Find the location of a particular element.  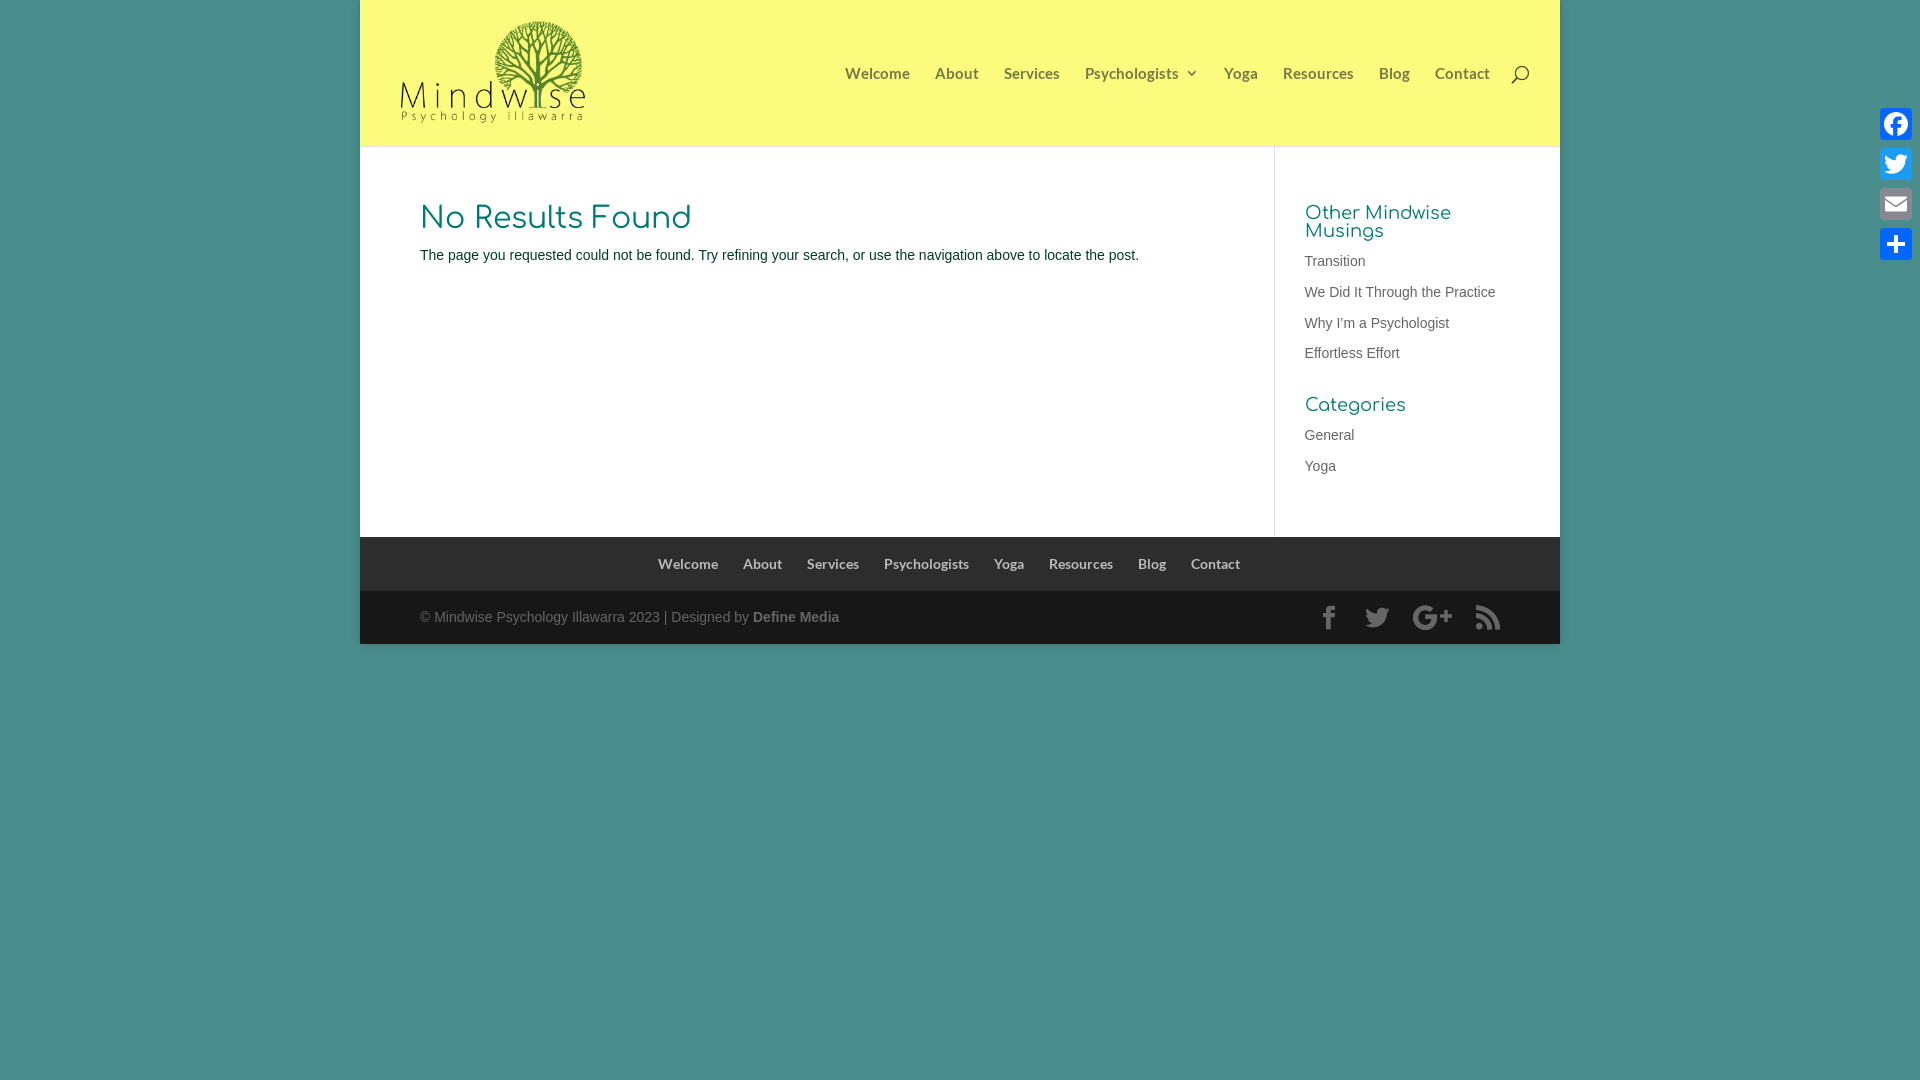

'Share' is located at coordinates (1895, 242).